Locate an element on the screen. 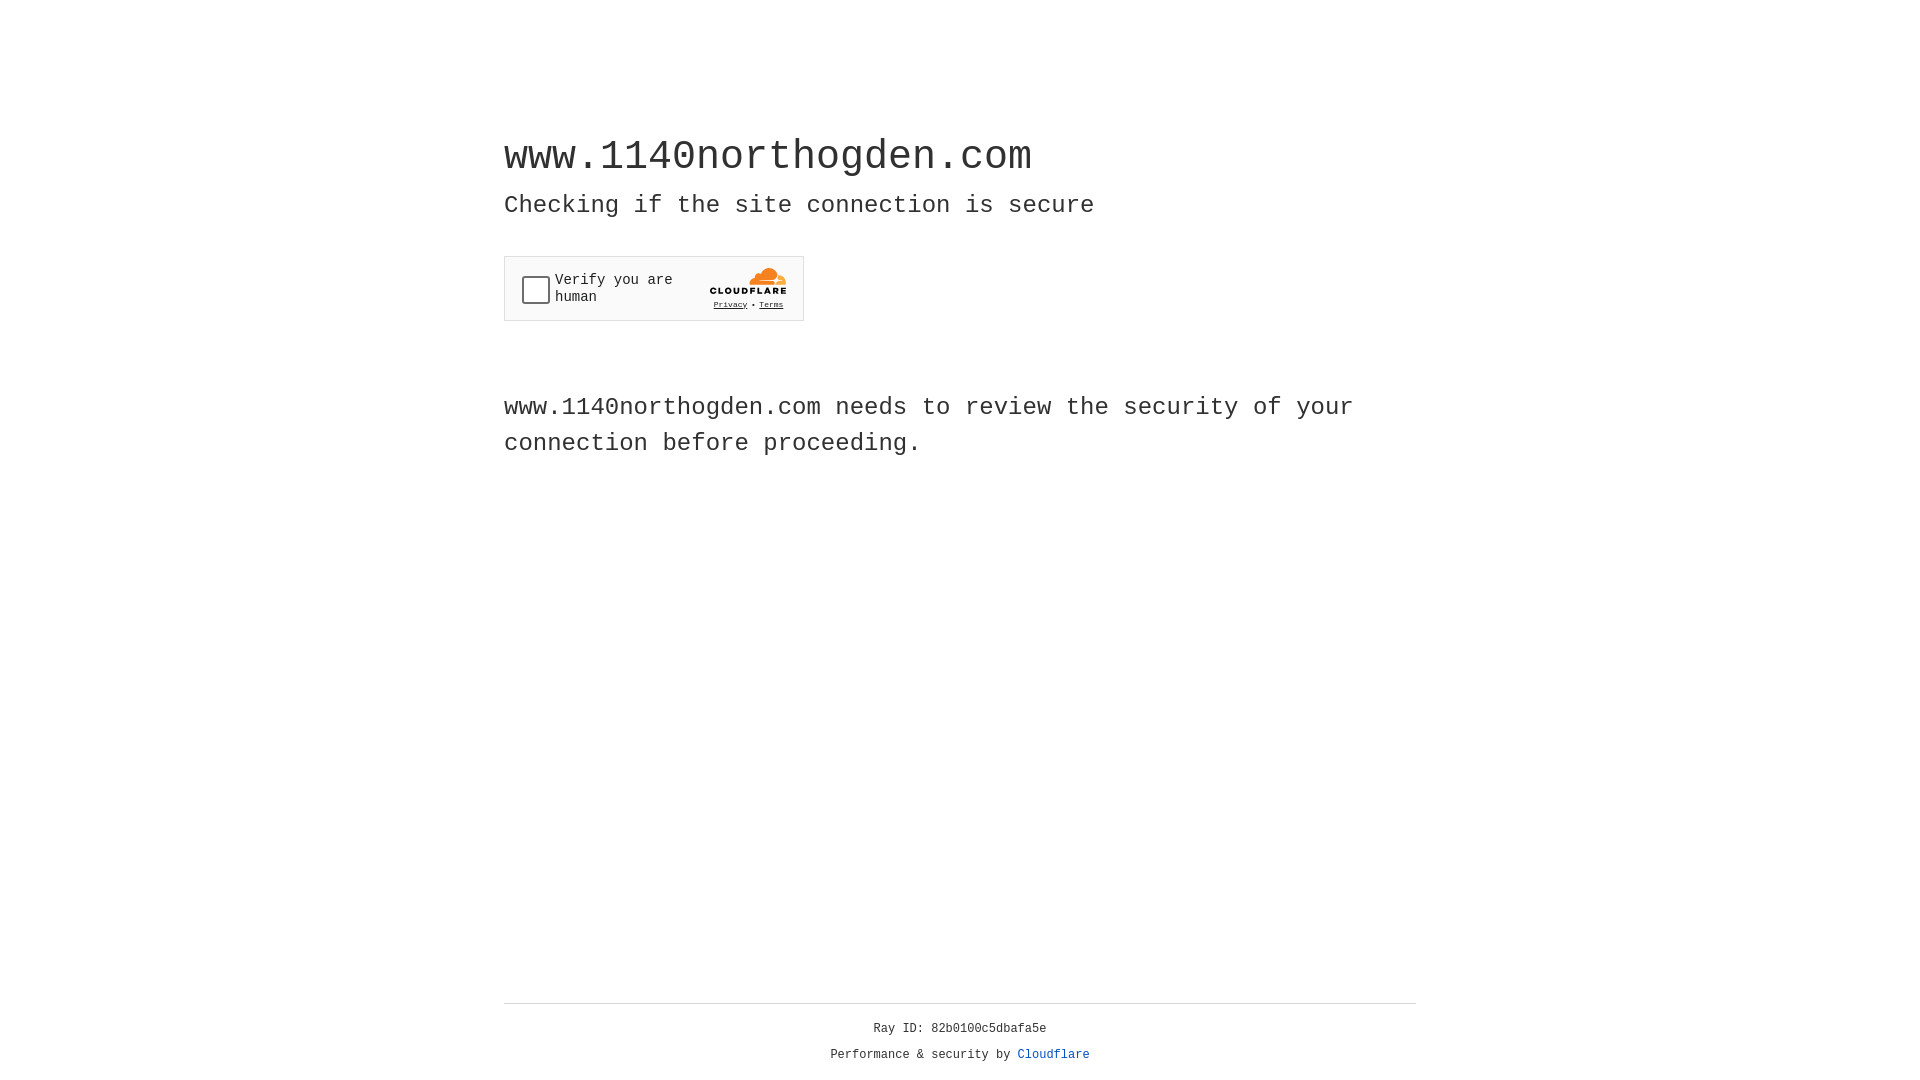 The width and height of the screenshot is (1920, 1080). 'Cloudflare' is located at coordinates (1053, 1054).